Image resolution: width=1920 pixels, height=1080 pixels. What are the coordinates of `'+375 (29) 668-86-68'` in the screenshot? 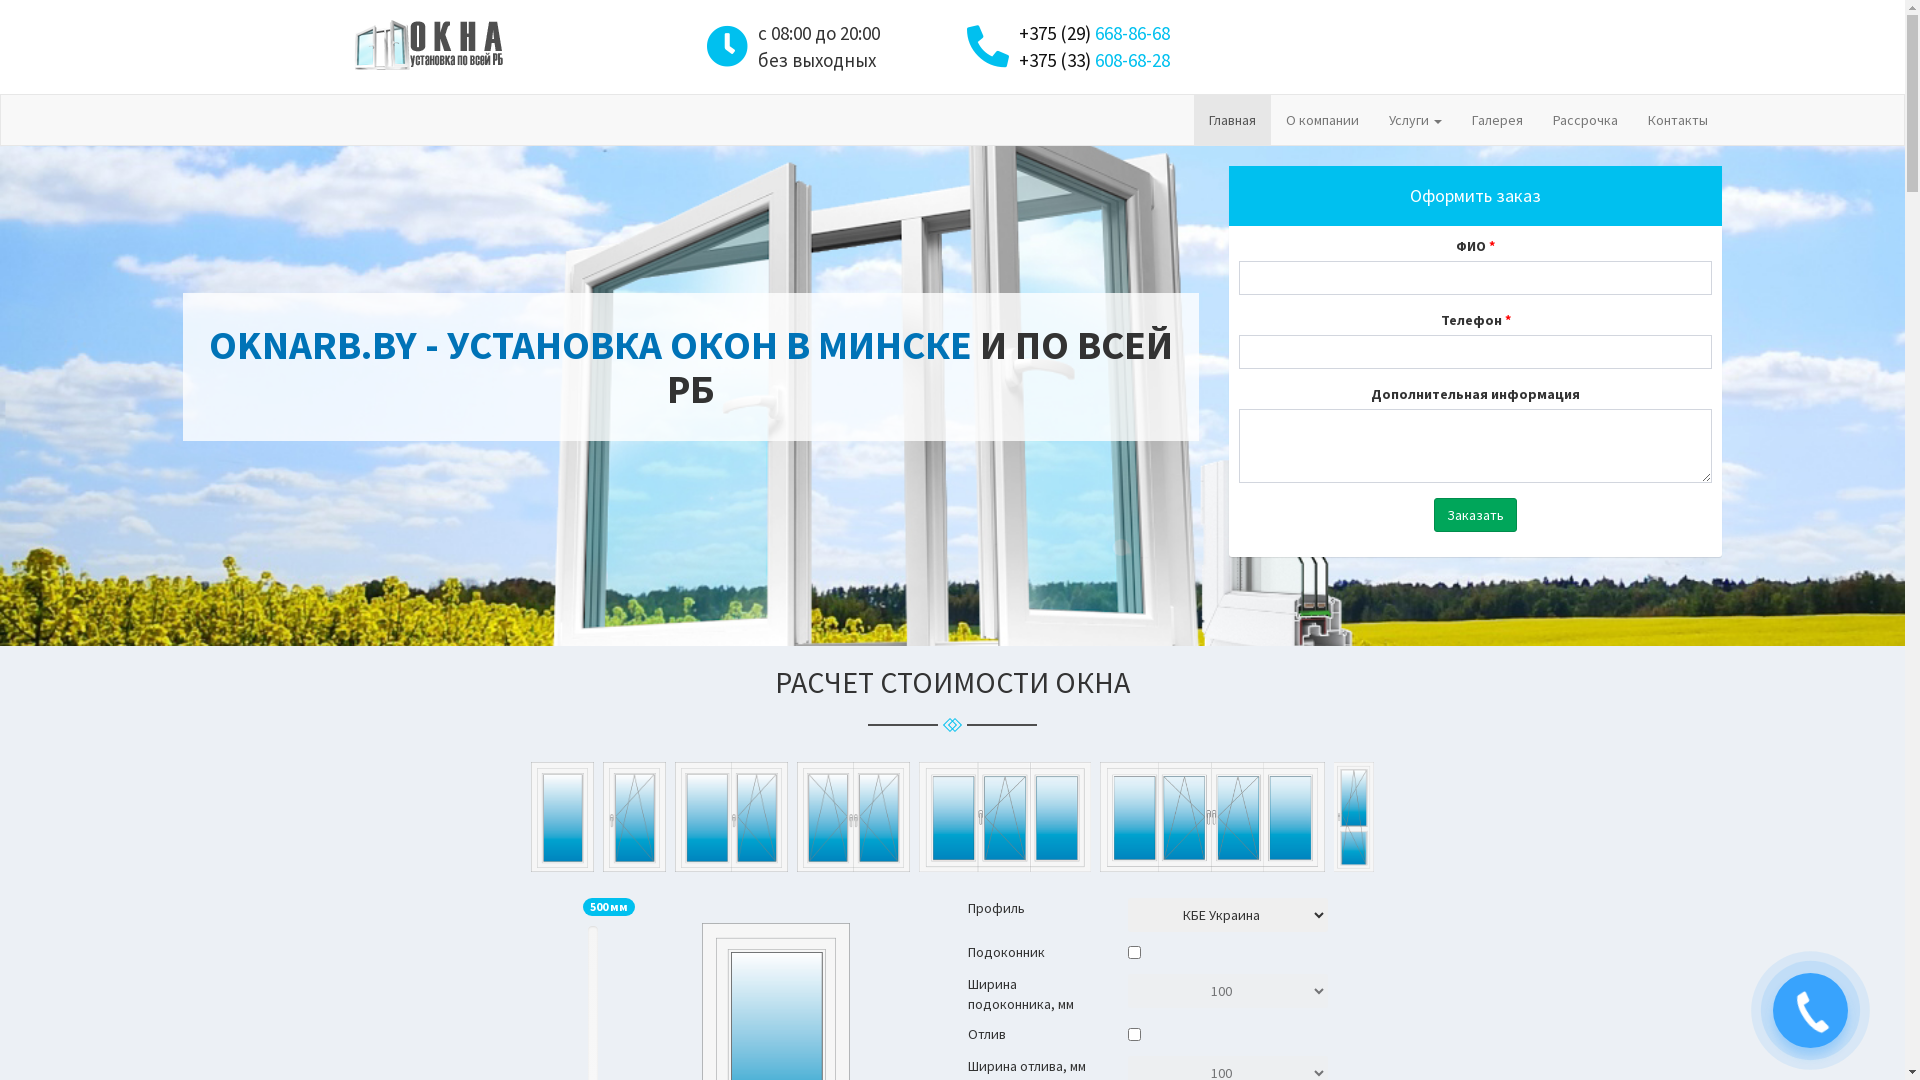 It's located at (1018, 33).